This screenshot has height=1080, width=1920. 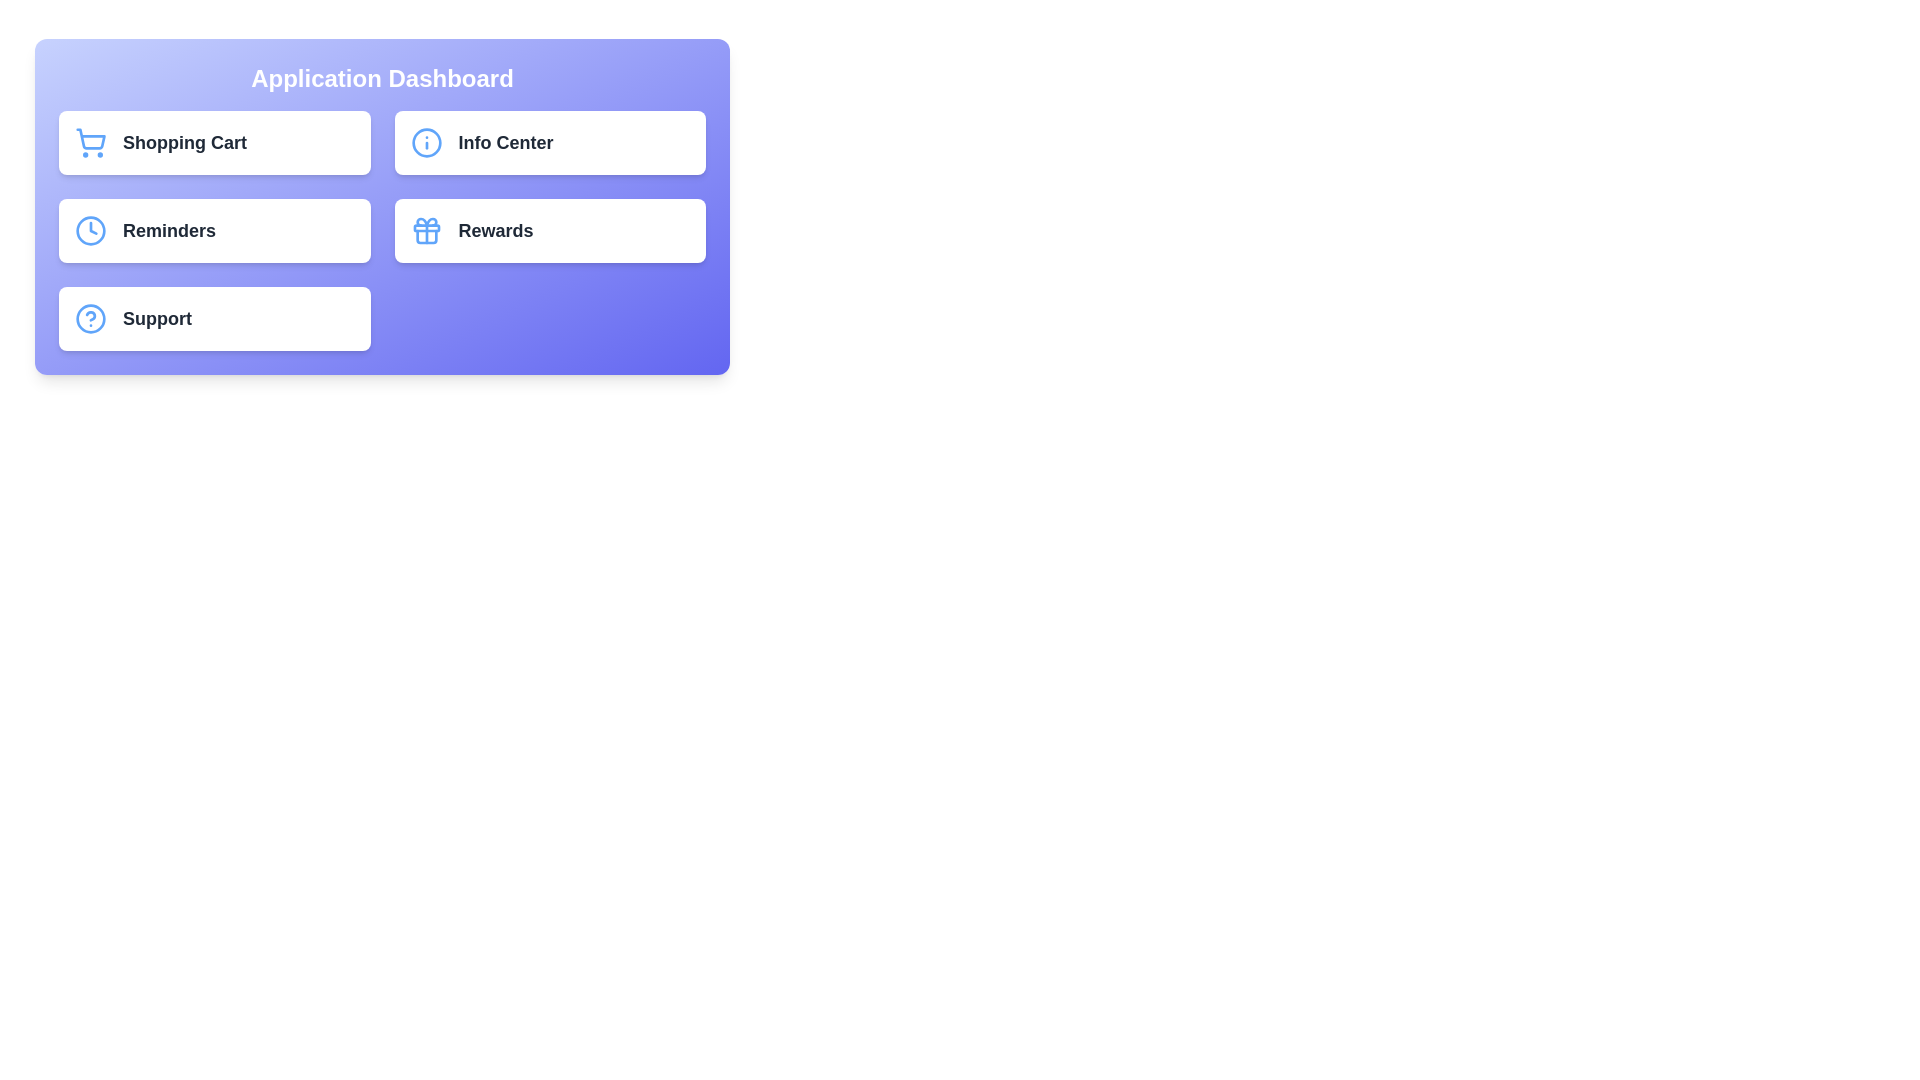 I want to click on the interactive card or button located in the upper-left corner of the grid layout, so click(x=214, y=141).